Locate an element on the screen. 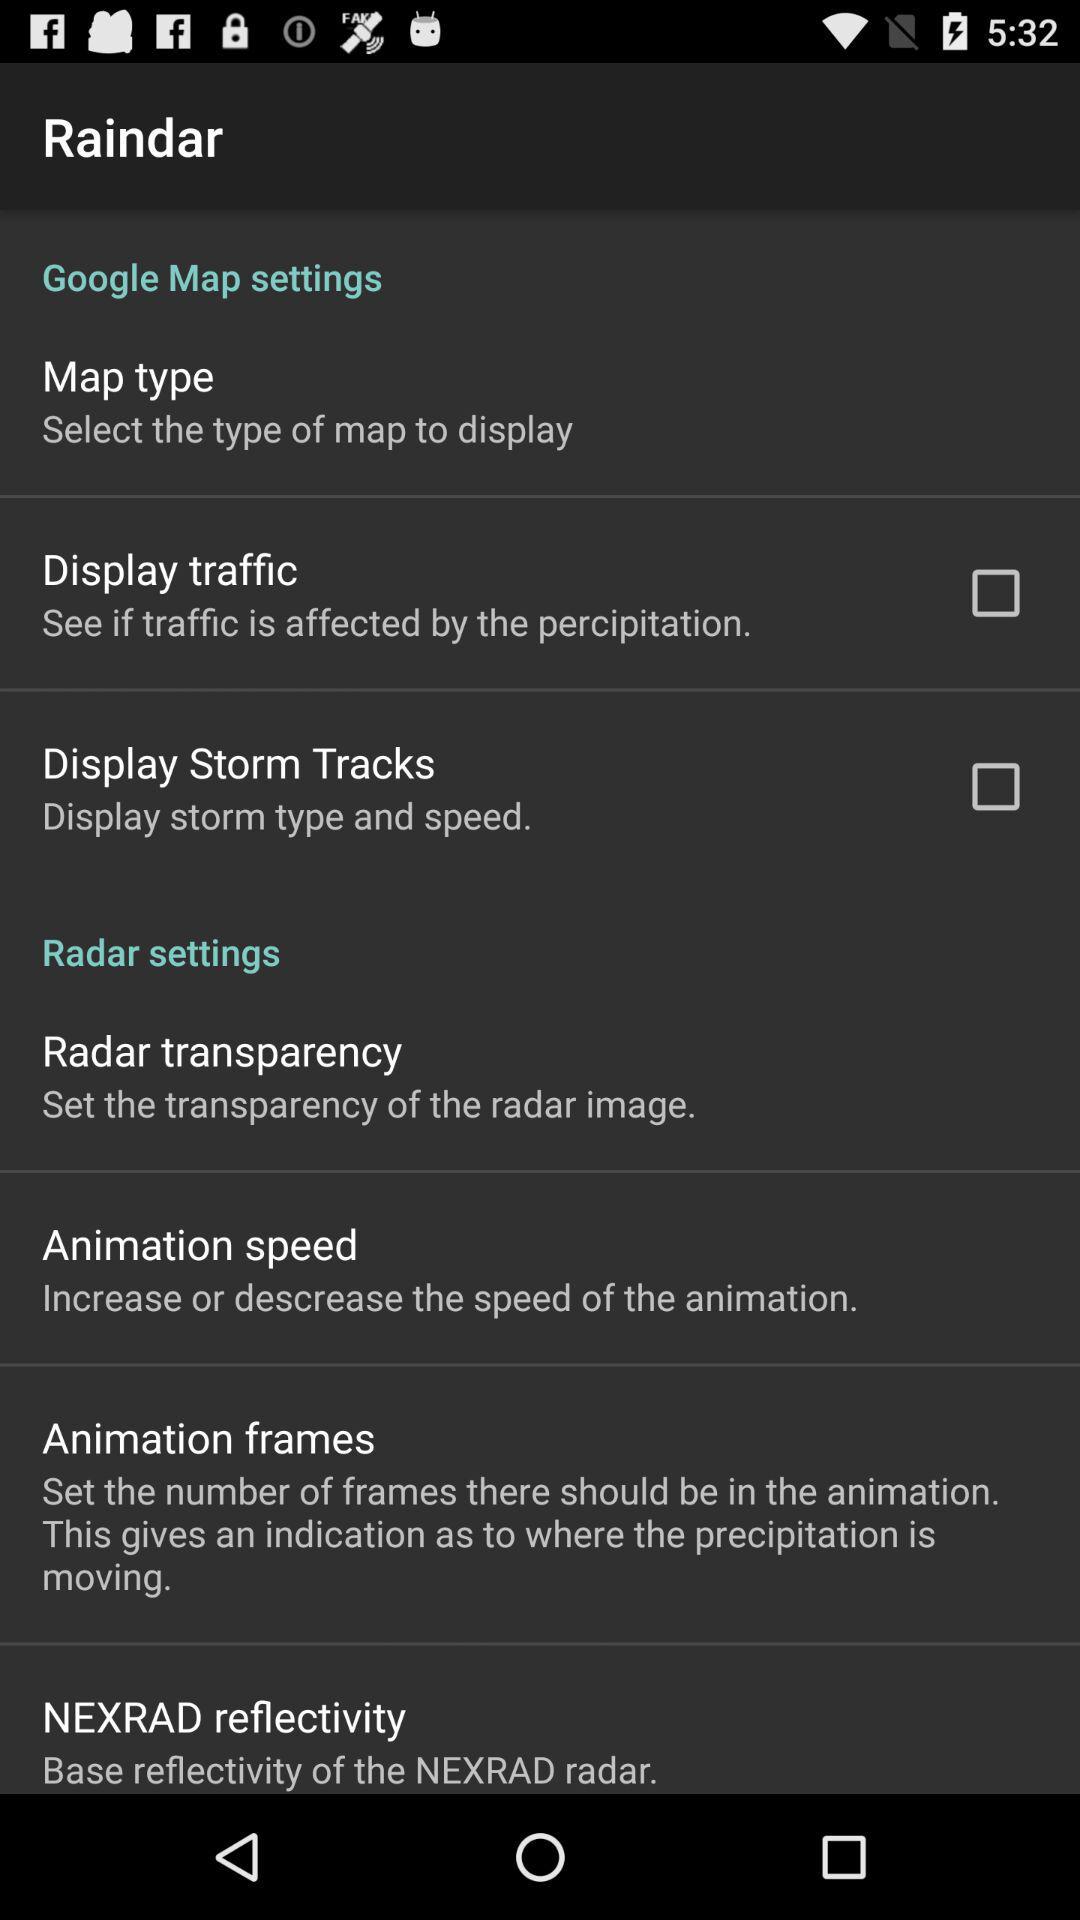 This screenshot has height=1920, width=1080. radar settings icon is located at coordinates (540, 929).